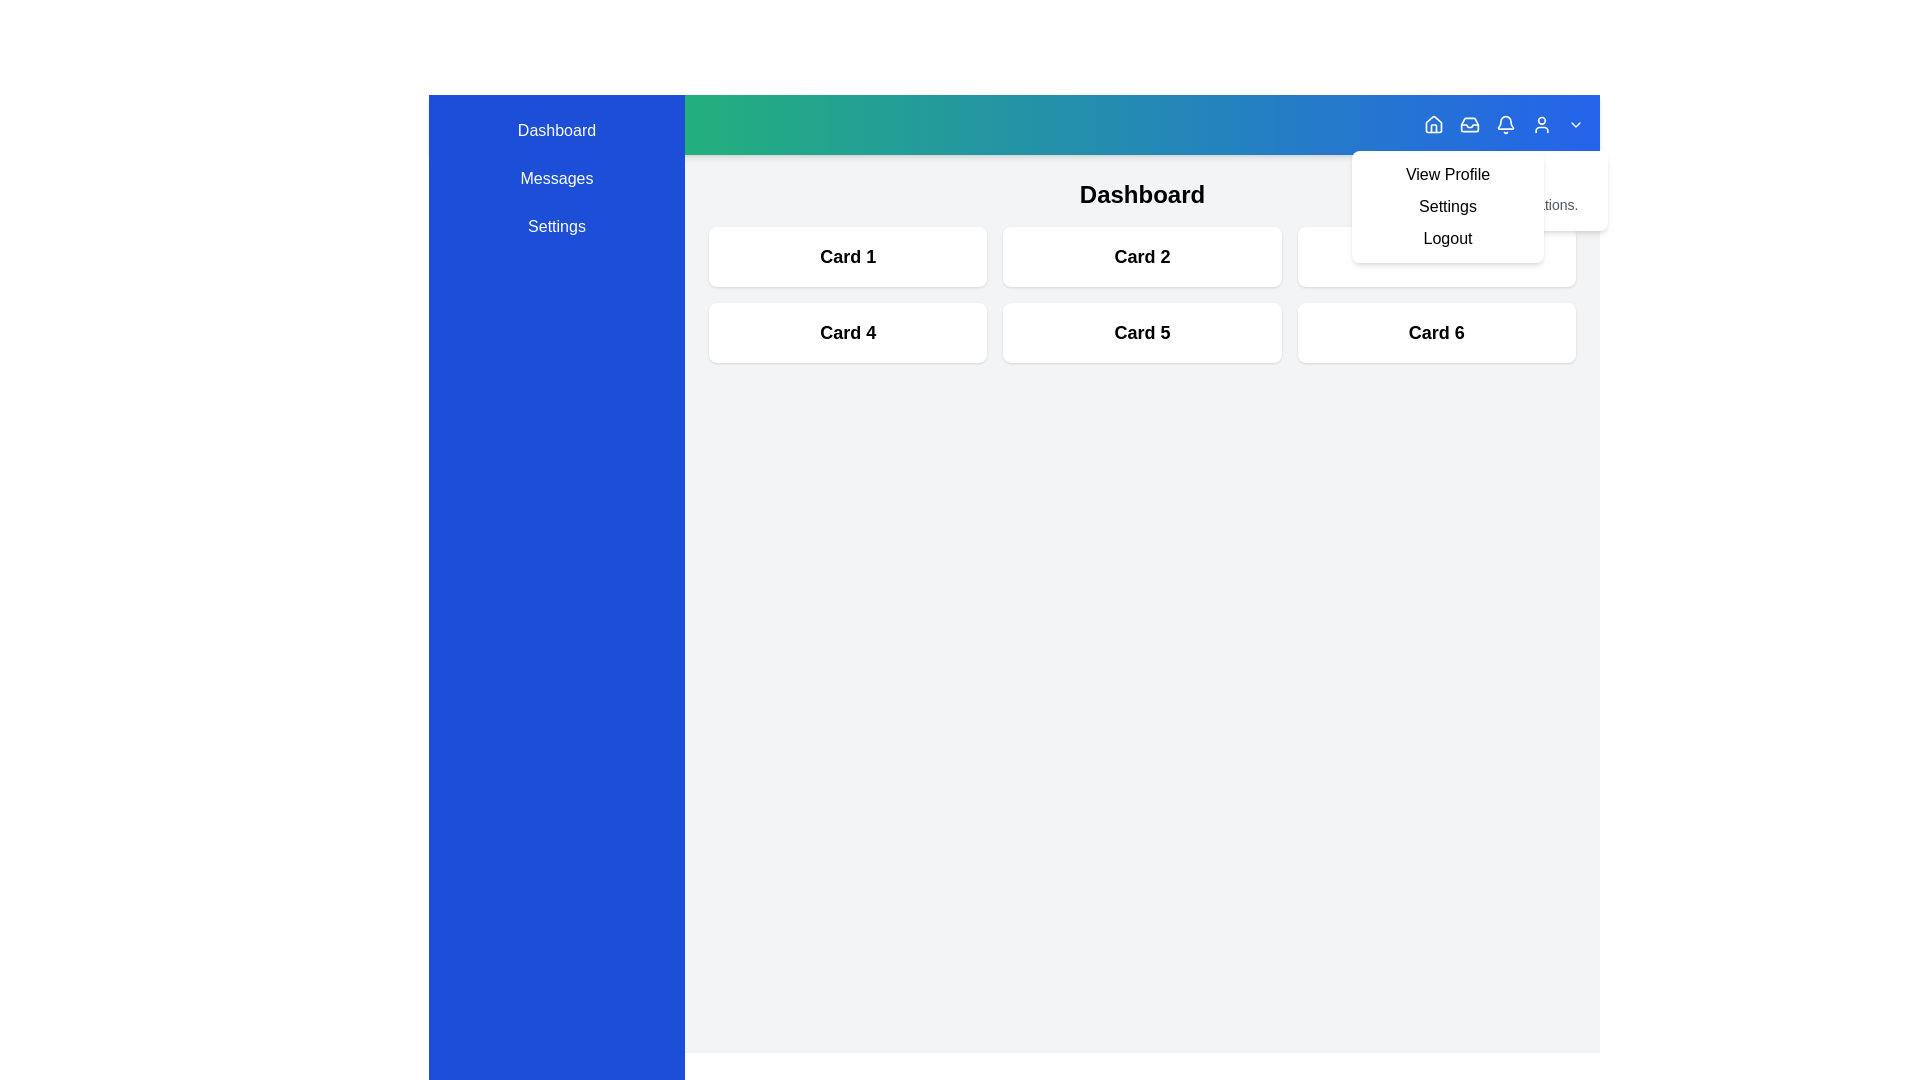 The width and height of the screenshot is (1920, 1080). What do you see at coordinates (1574, 124) in the screenshot?
I see `the dropdown trigger icon button located in the top-right navigation bar` at bounding box center [1574, 124].